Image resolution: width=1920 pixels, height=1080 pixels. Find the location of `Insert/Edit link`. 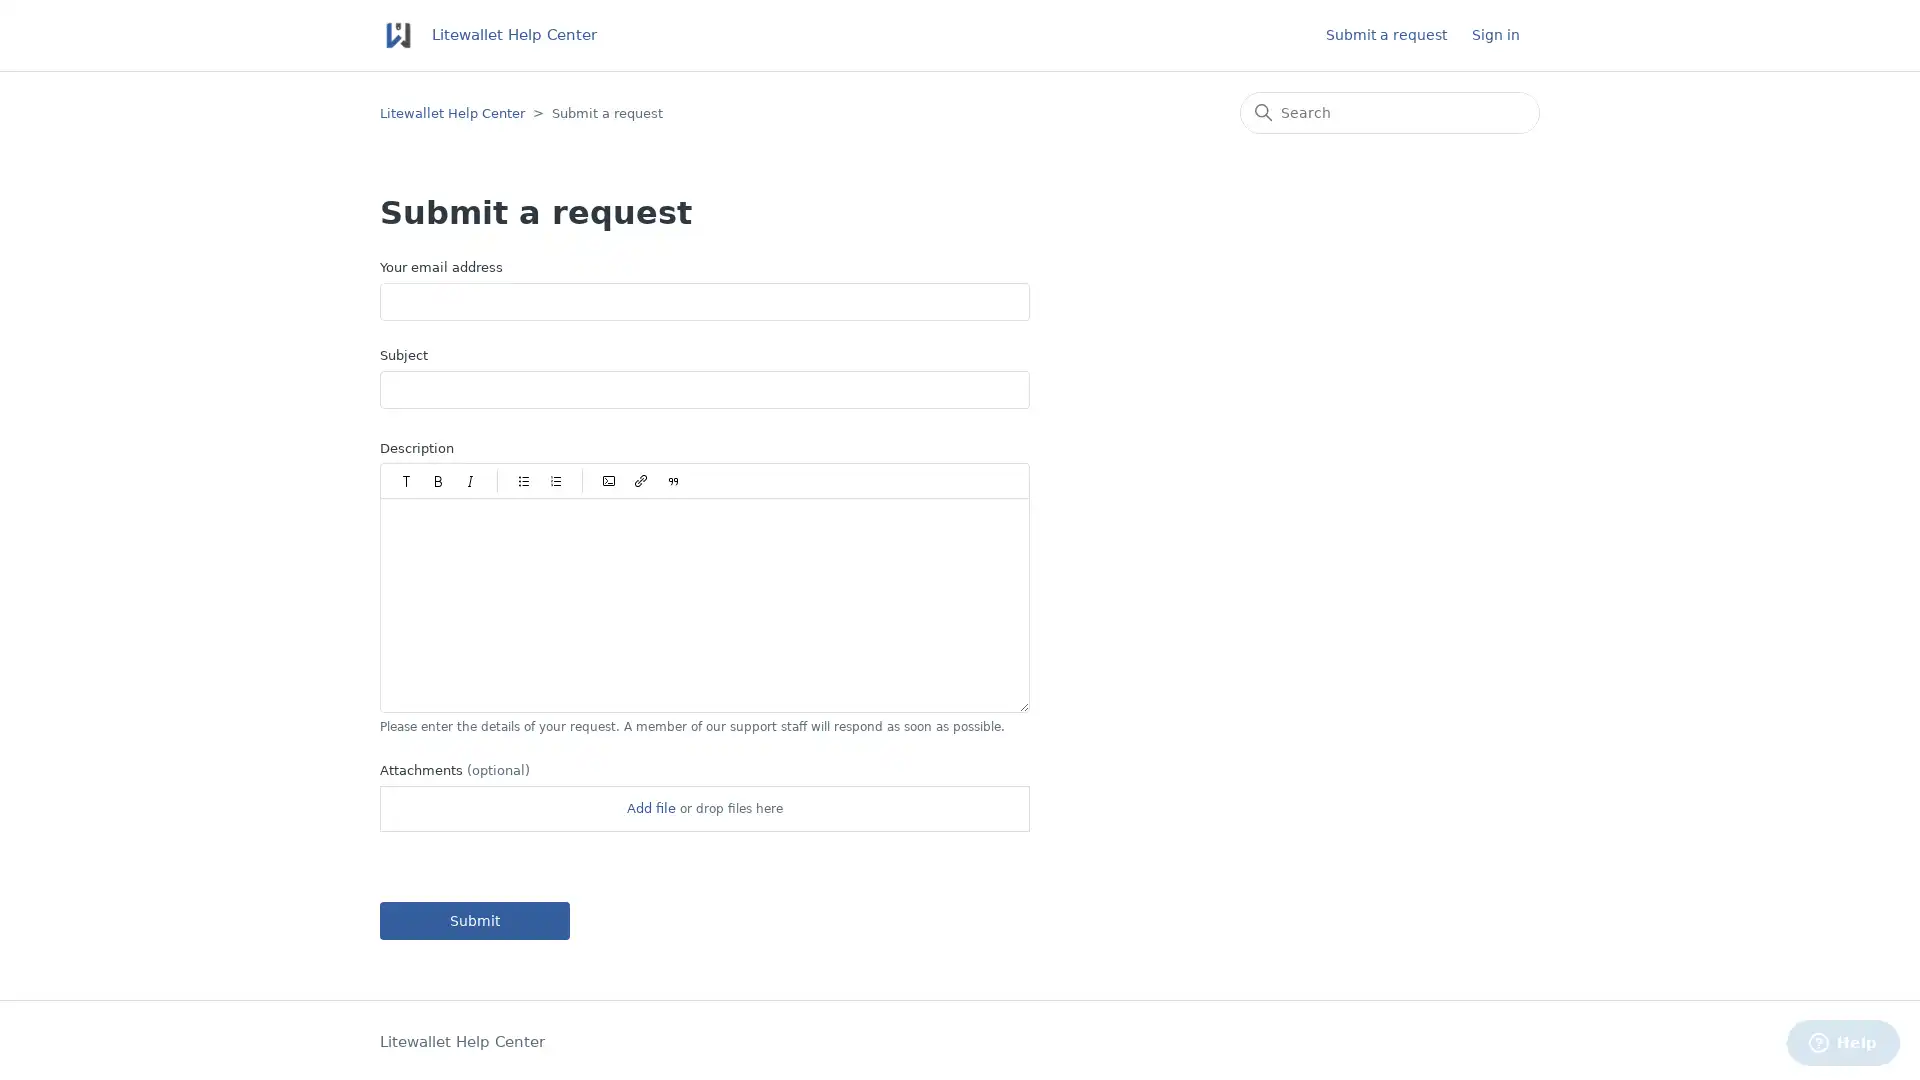

Insert/Edit link is located at coordinates (641, 481).